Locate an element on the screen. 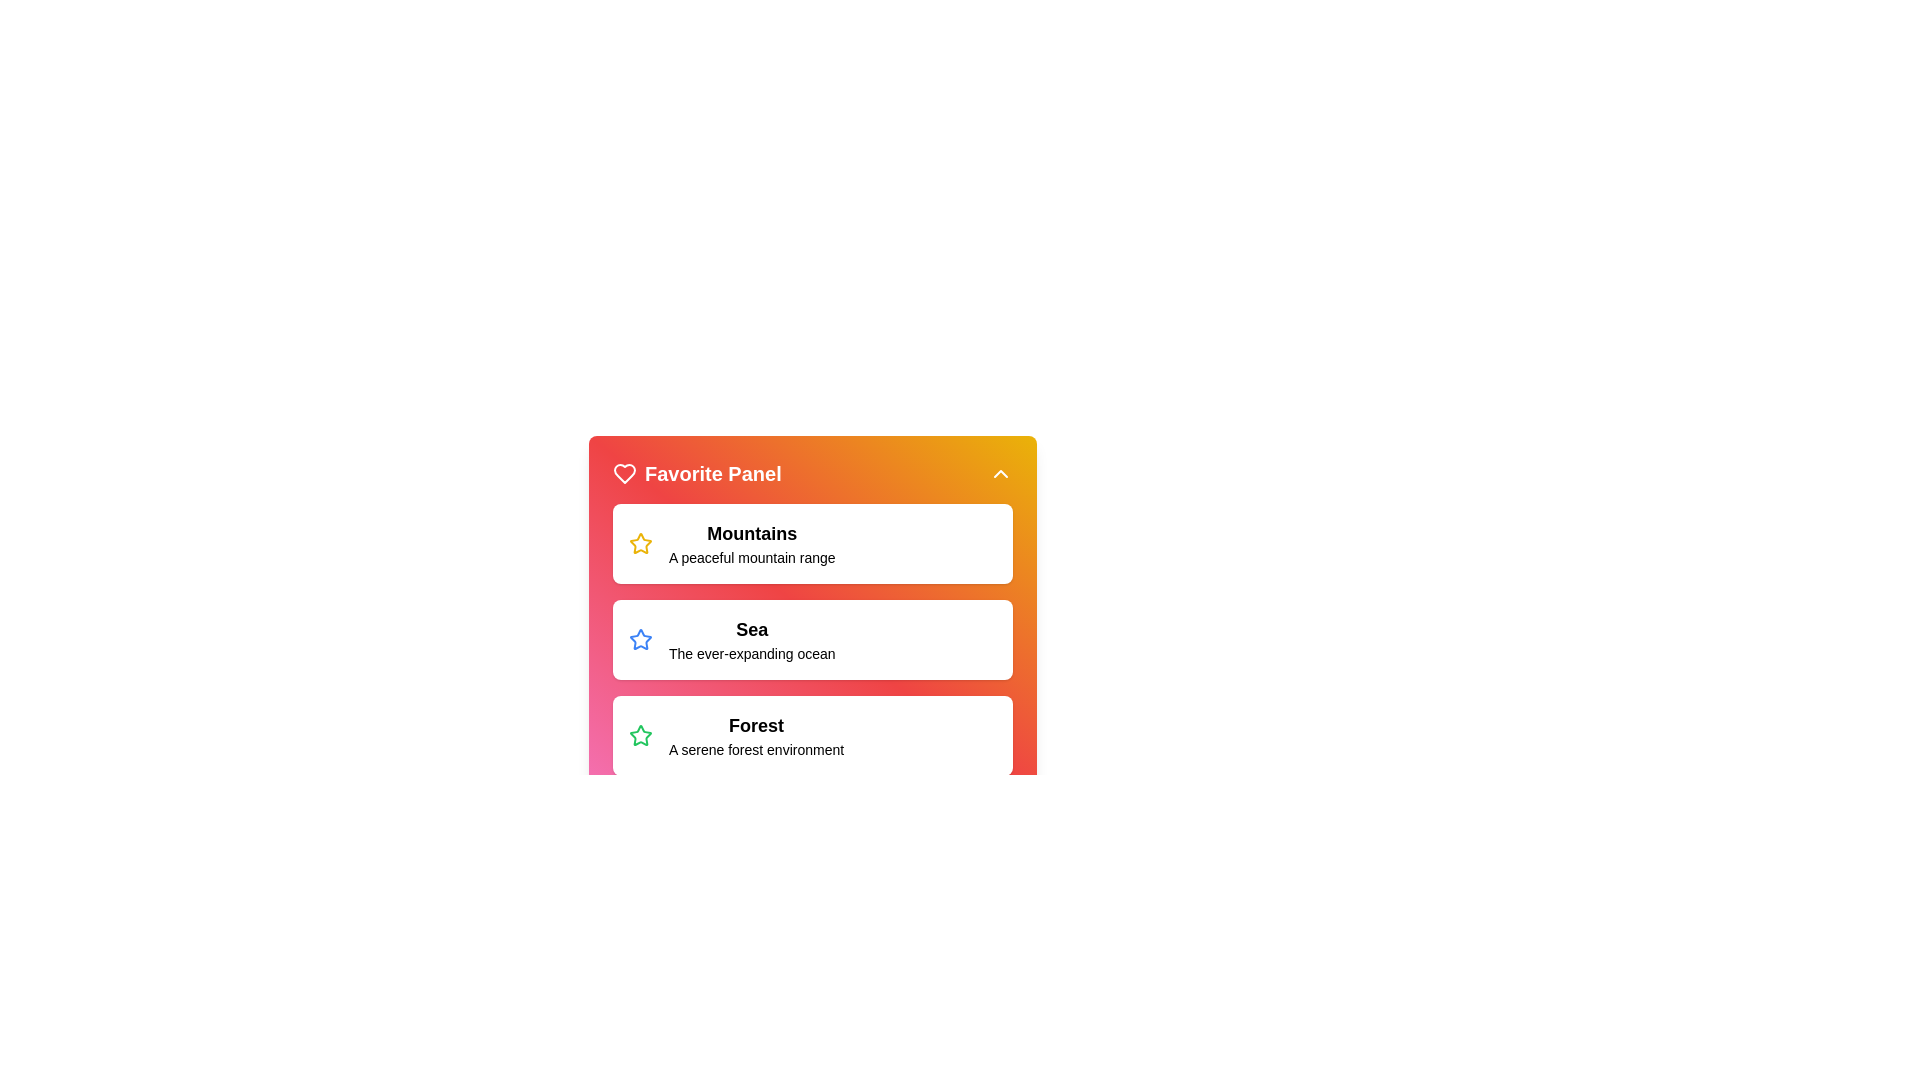 The image size is (1920, 1080). the toggle button for the Favorite Panel located in the upper-right corner is located at coordinates (1001, 474).